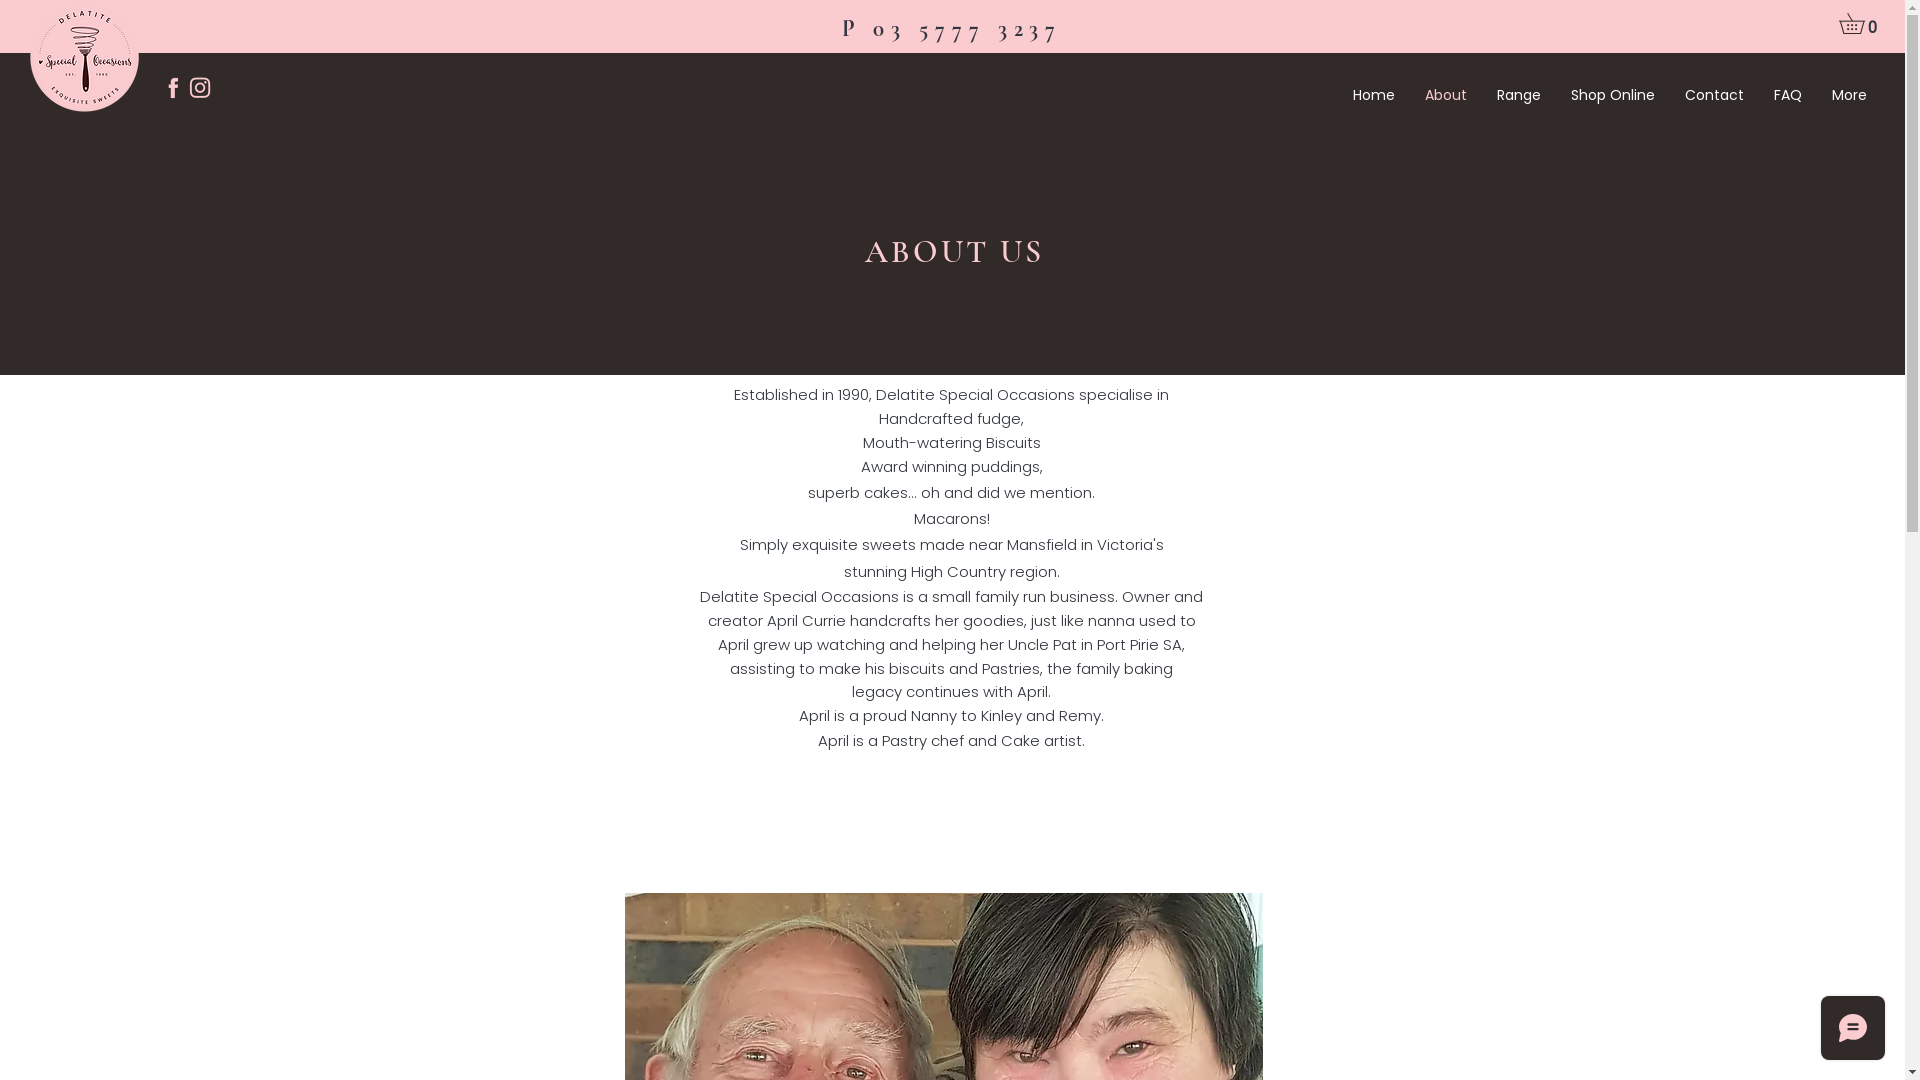  What do you see at coordinates (1409, 95) in the screenshot?
I see `'About'` at bounding box center [1409, 95].